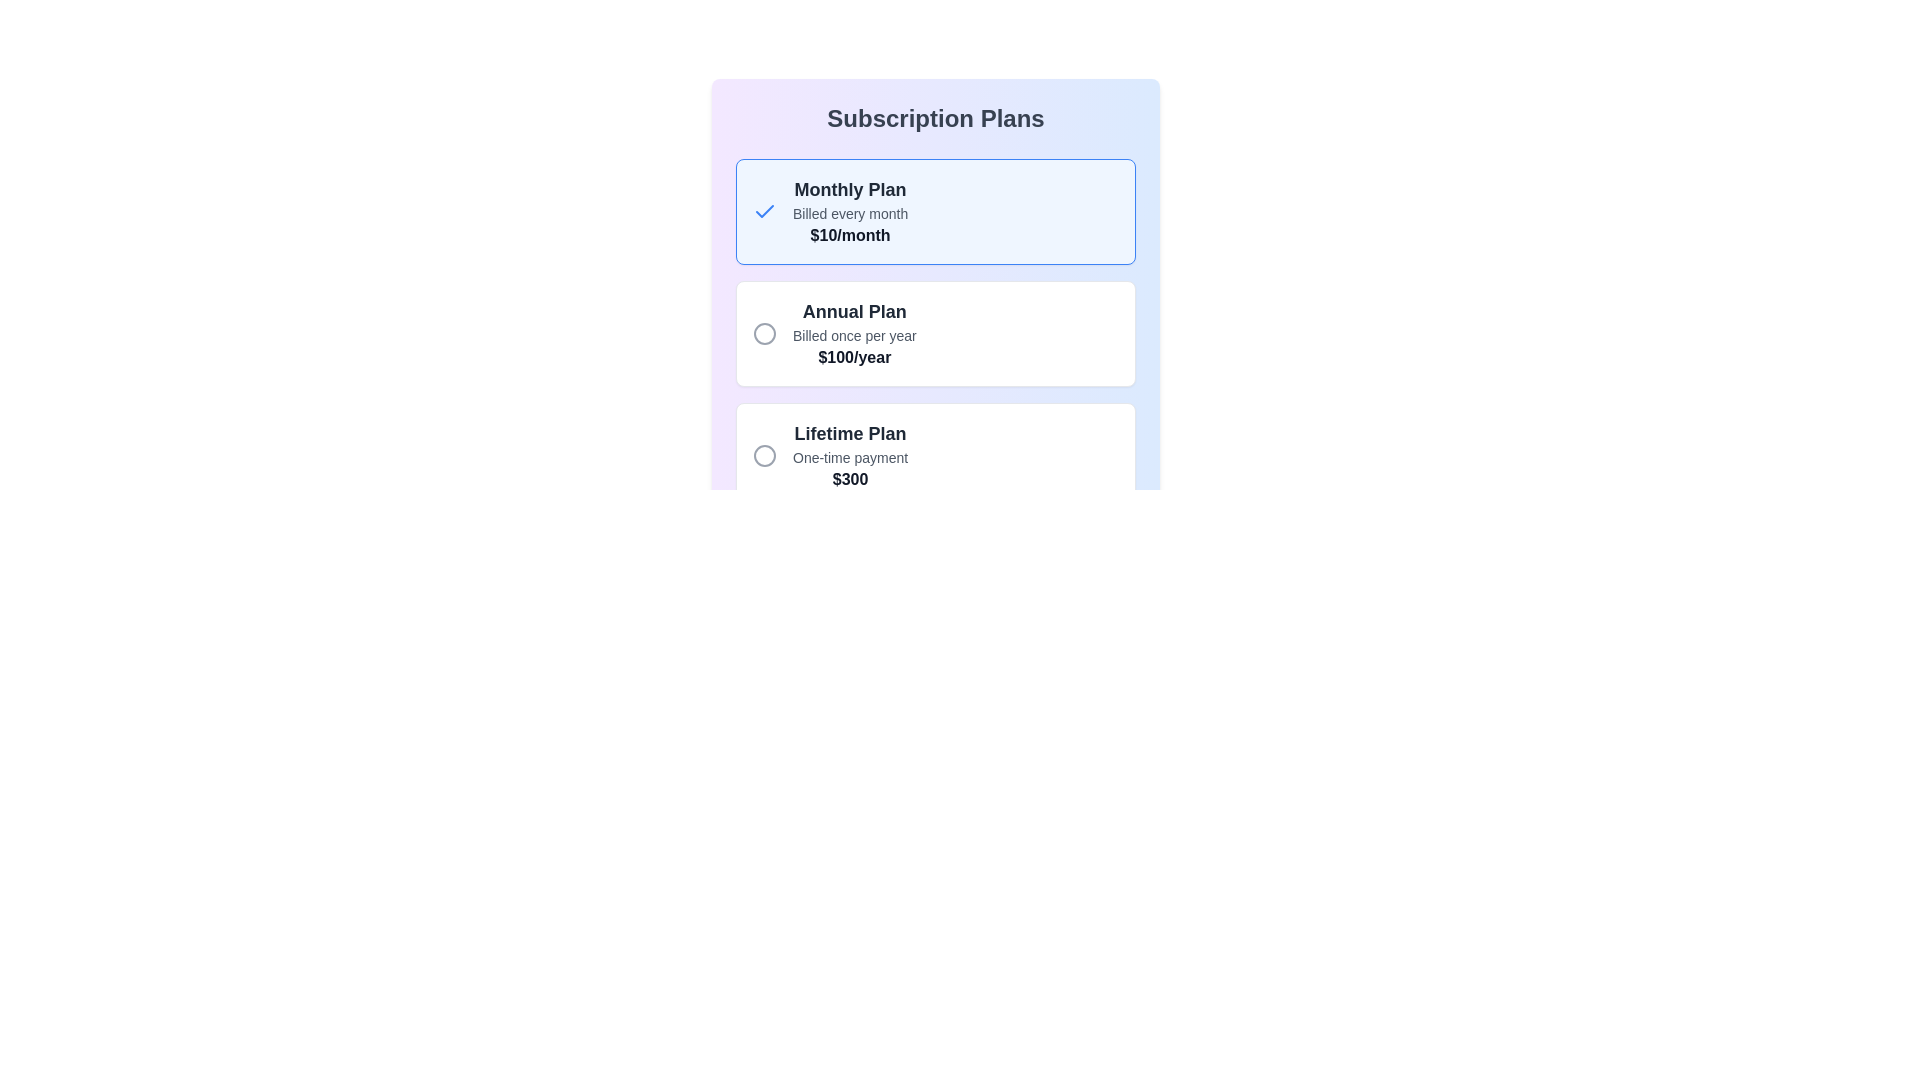  Describe the element at coordinates (850, 433) in the screenshot. I see `the header label for the 'Lifetime Plan' option, which identifies this subscription plan to the user` at that location.